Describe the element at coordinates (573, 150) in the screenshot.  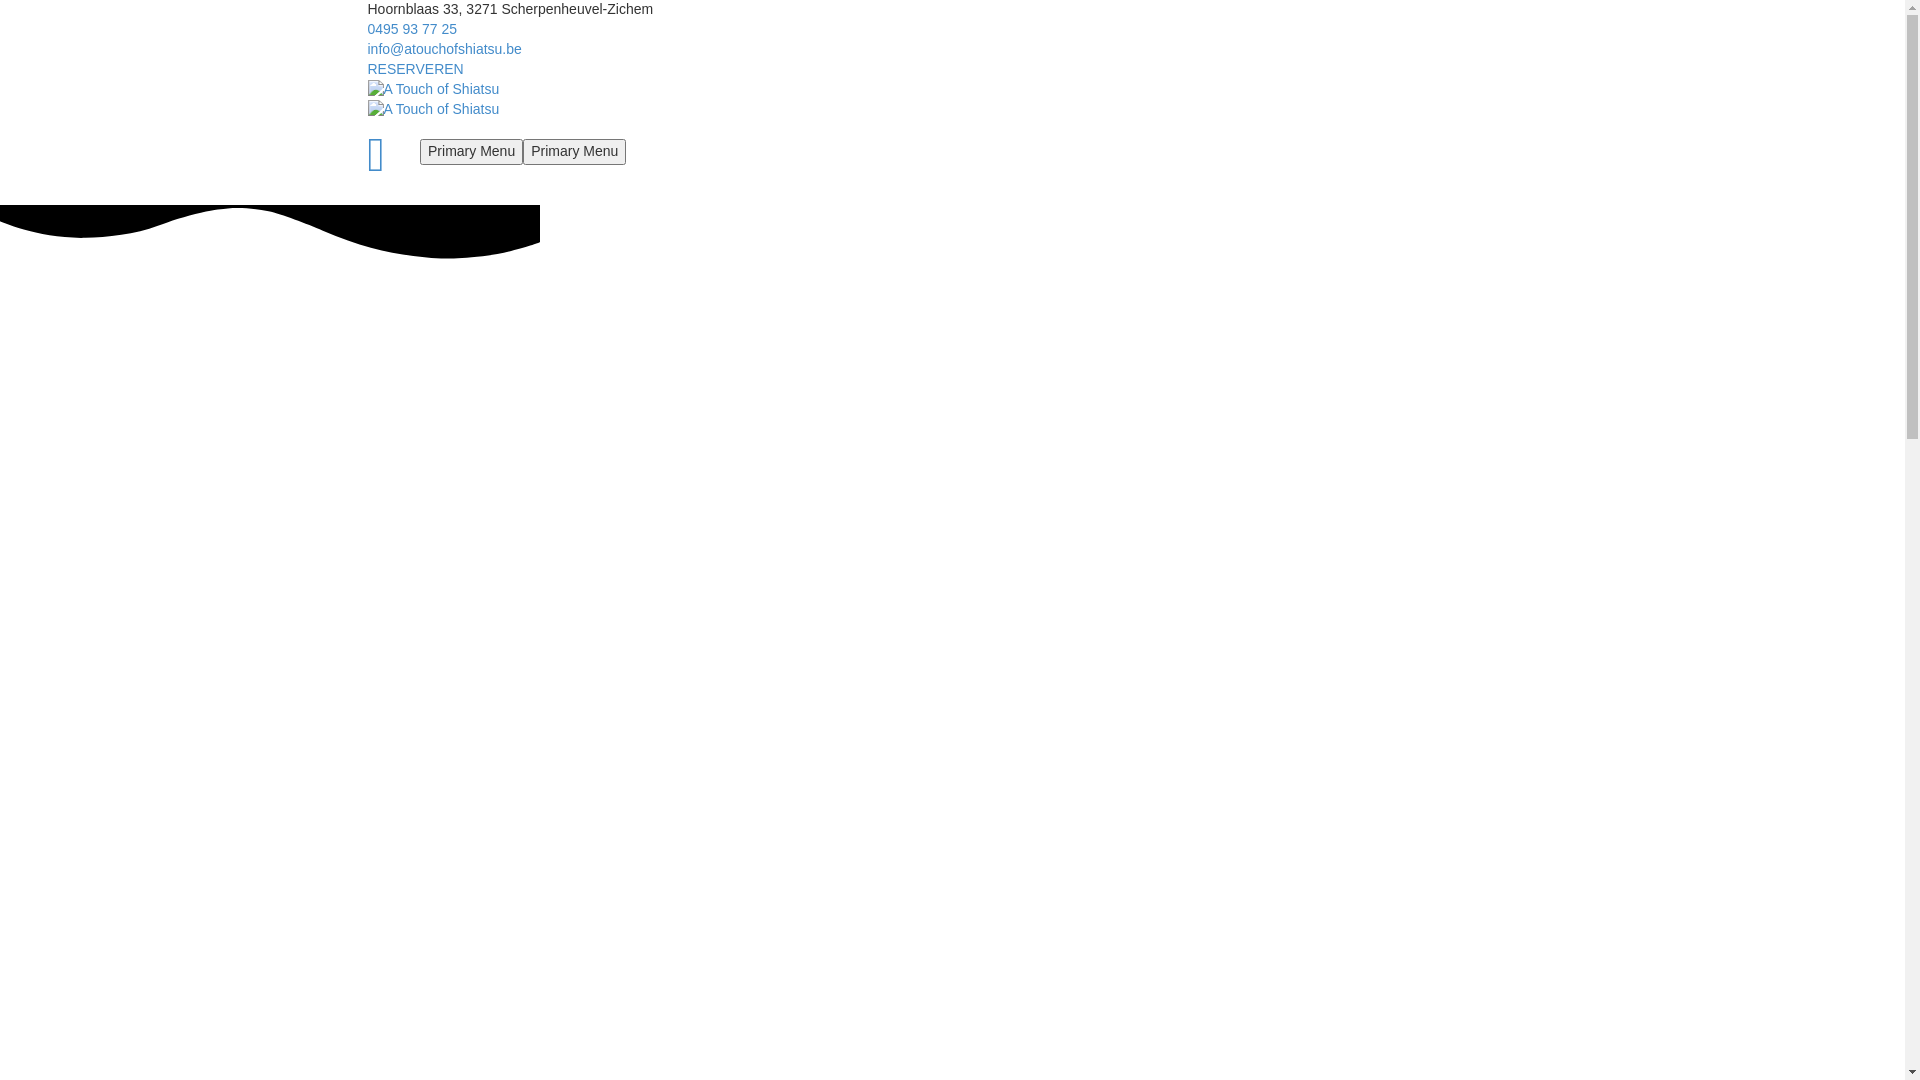
I see `'Primary Menu'` at that location.